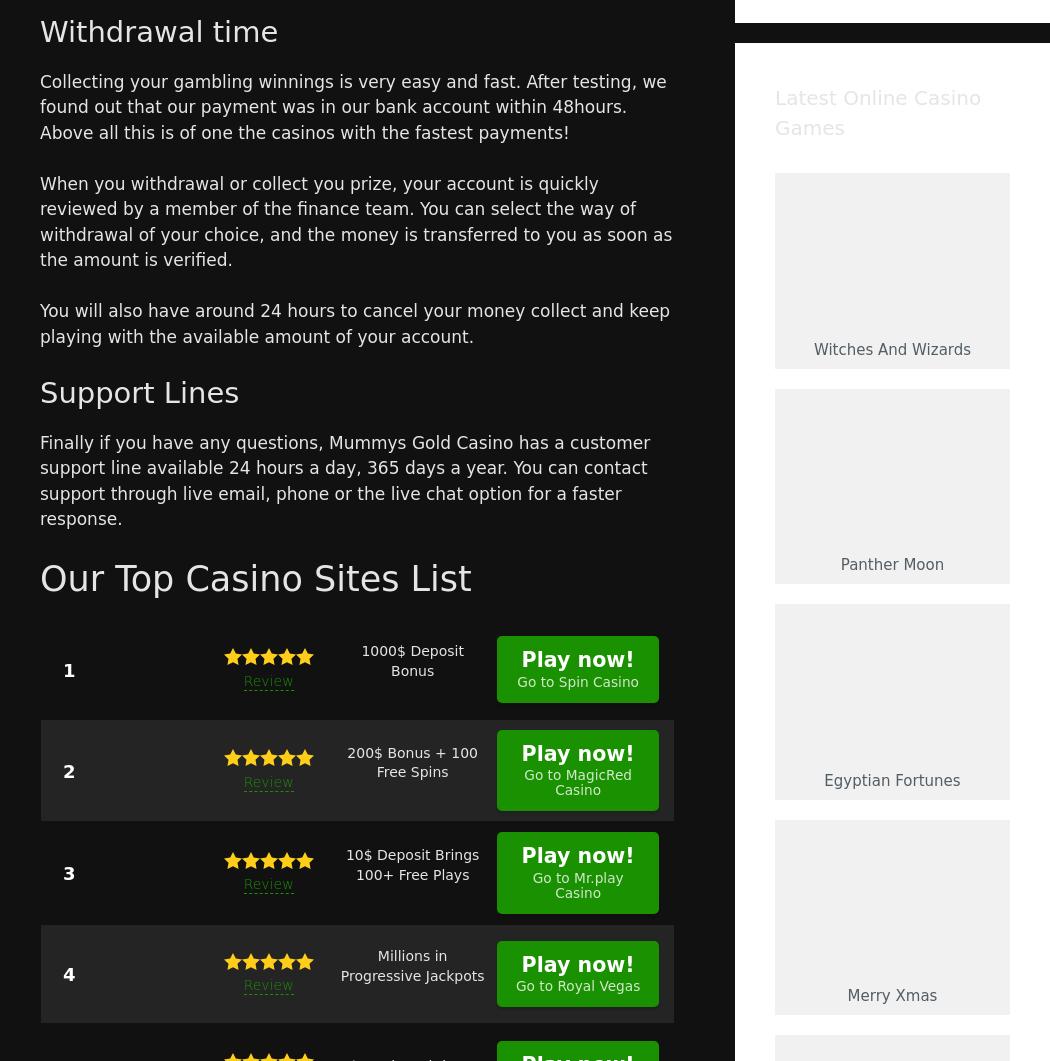 This screenshot has width=1050, height=1061. What do you see at coordinates (354, 322) in the screenshot?
I see `'You will also have around 24 hours to cancel your money collect and keep playing with the available amount of your account.'` at bounding box center [354, 322].